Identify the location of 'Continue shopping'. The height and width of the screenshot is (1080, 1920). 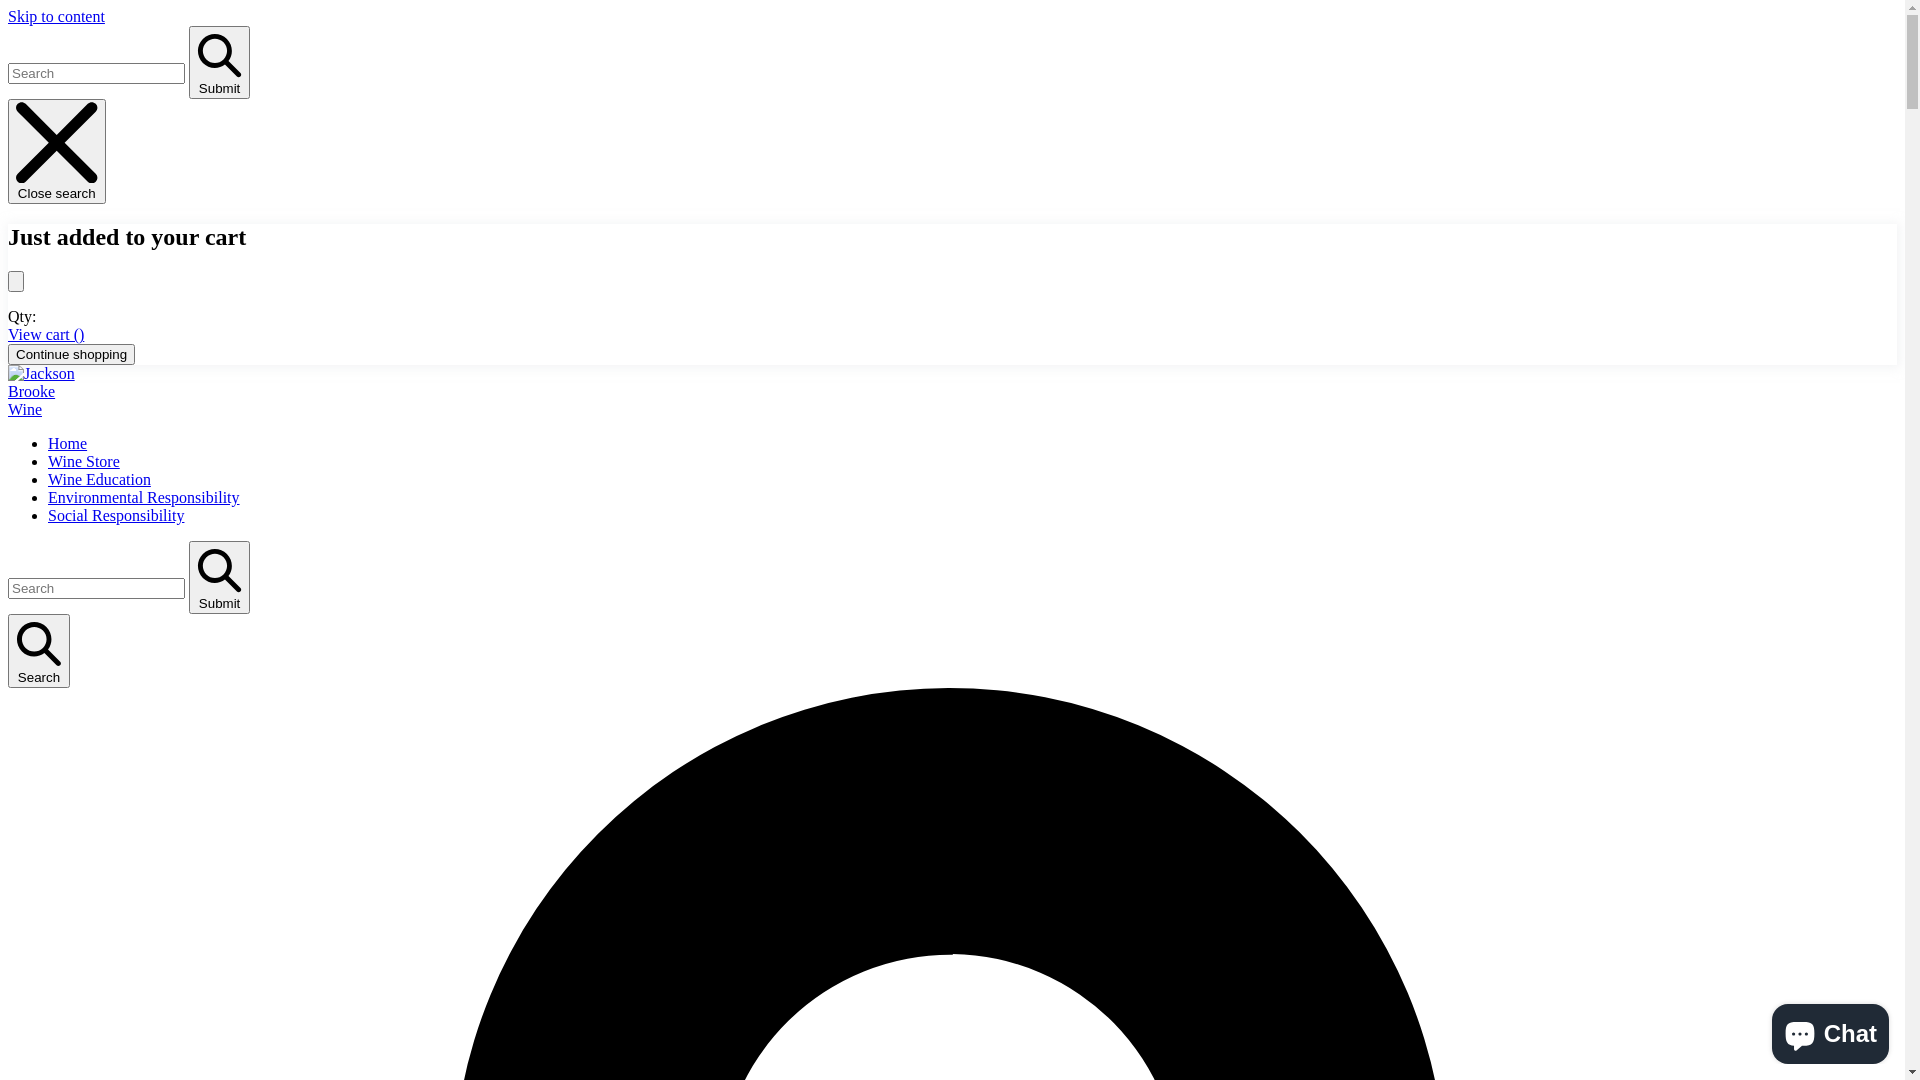
(71, 353).